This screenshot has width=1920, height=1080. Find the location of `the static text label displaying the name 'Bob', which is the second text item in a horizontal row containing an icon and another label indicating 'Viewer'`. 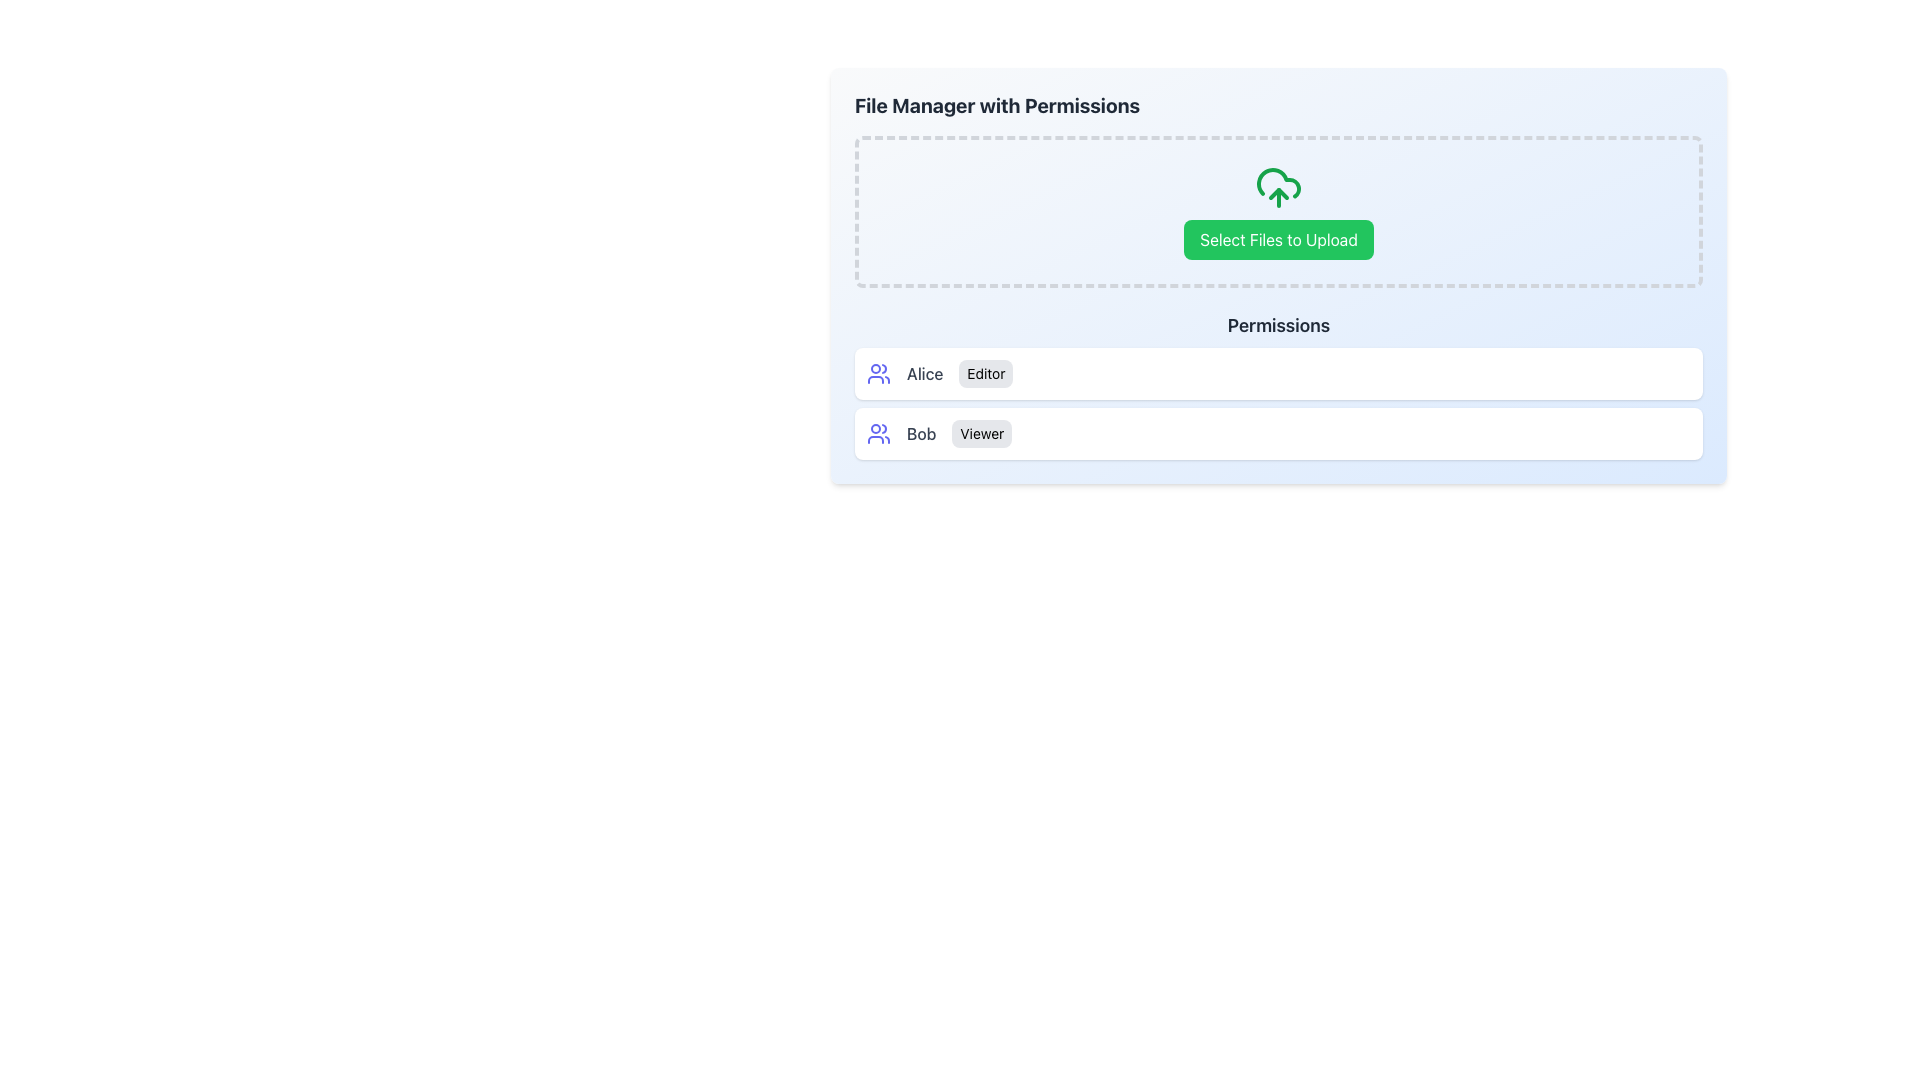

the static text label displaying the name 'Bob', which is the second text item in a horizontal row containing an icon and another label indicating 'Viewer' is located at coordinates (920, 433).